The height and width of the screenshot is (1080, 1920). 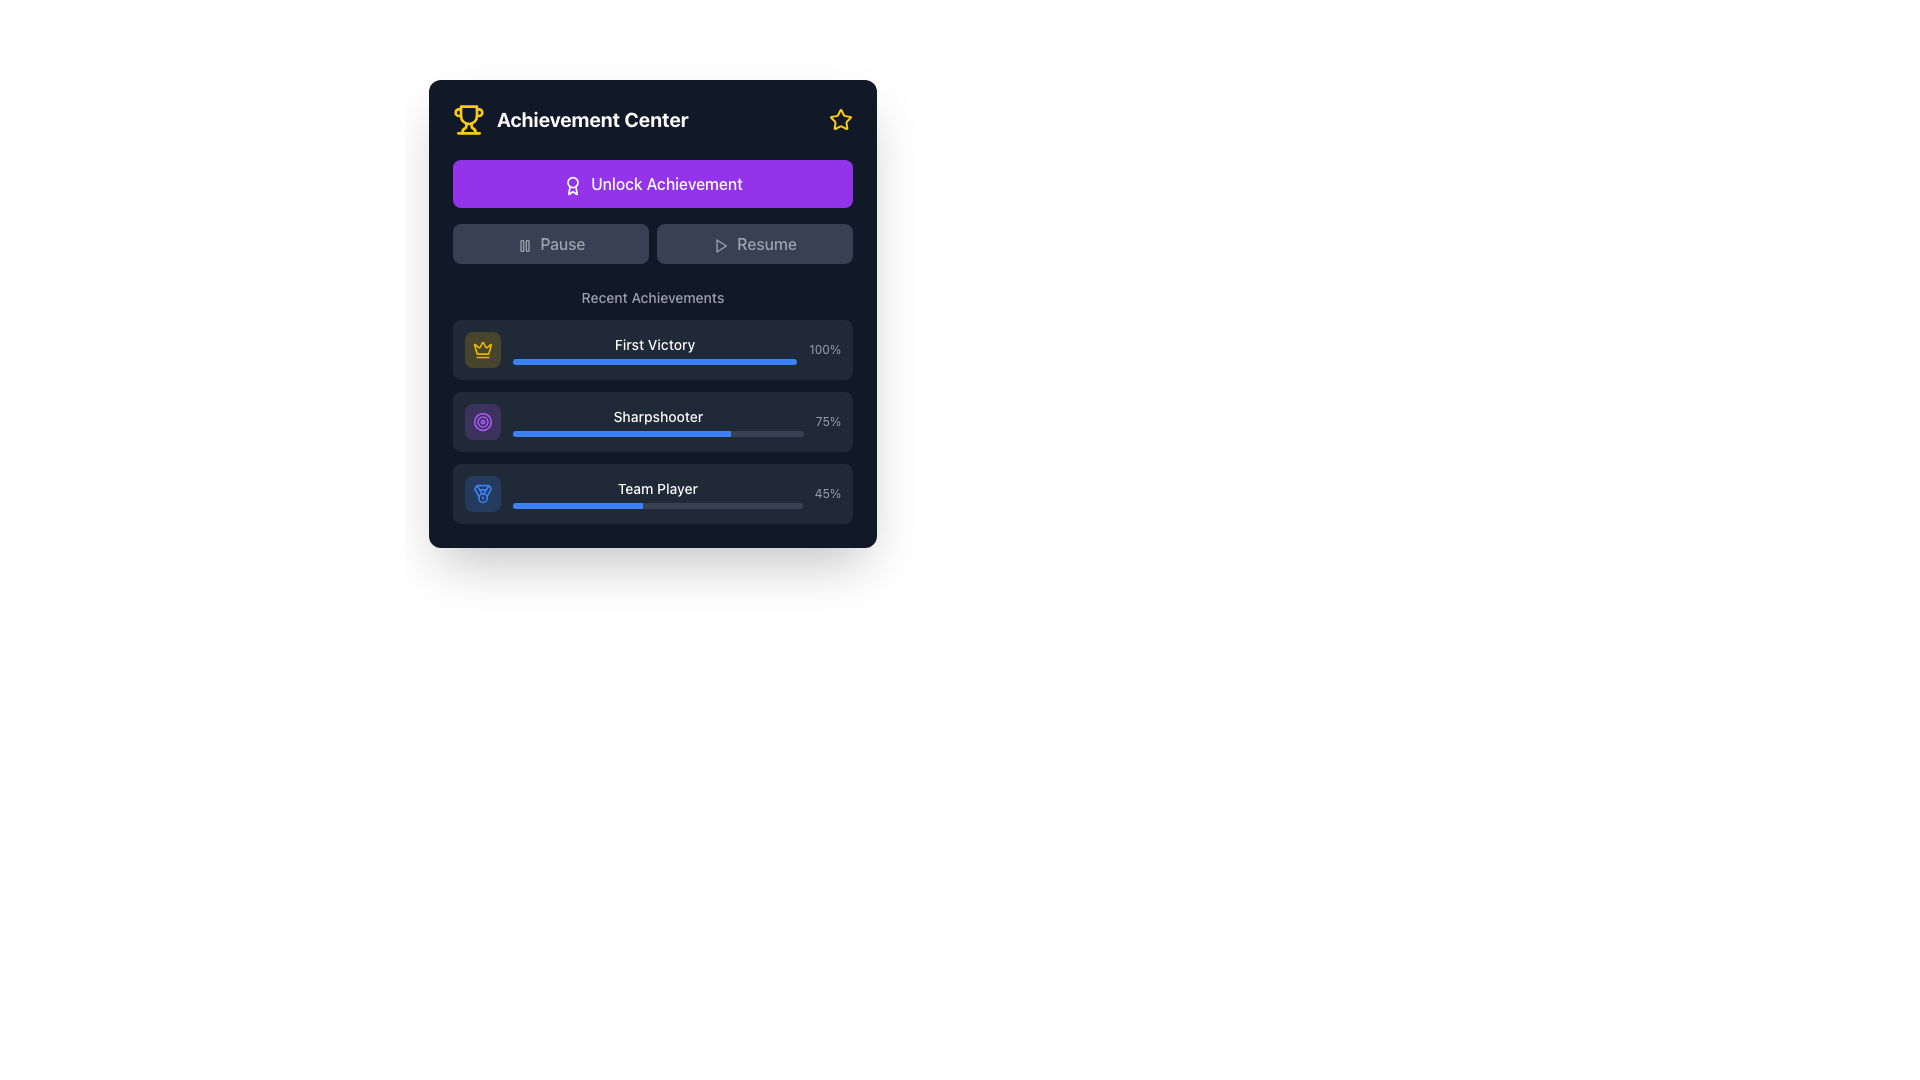 I want to click on the decorative icon for the 'Resume' button located in the 'Achievement Center' interface, which is the rightmost of three buttons underneath the purple 'Unlock Achievement' button, so click(x=720, y=244).